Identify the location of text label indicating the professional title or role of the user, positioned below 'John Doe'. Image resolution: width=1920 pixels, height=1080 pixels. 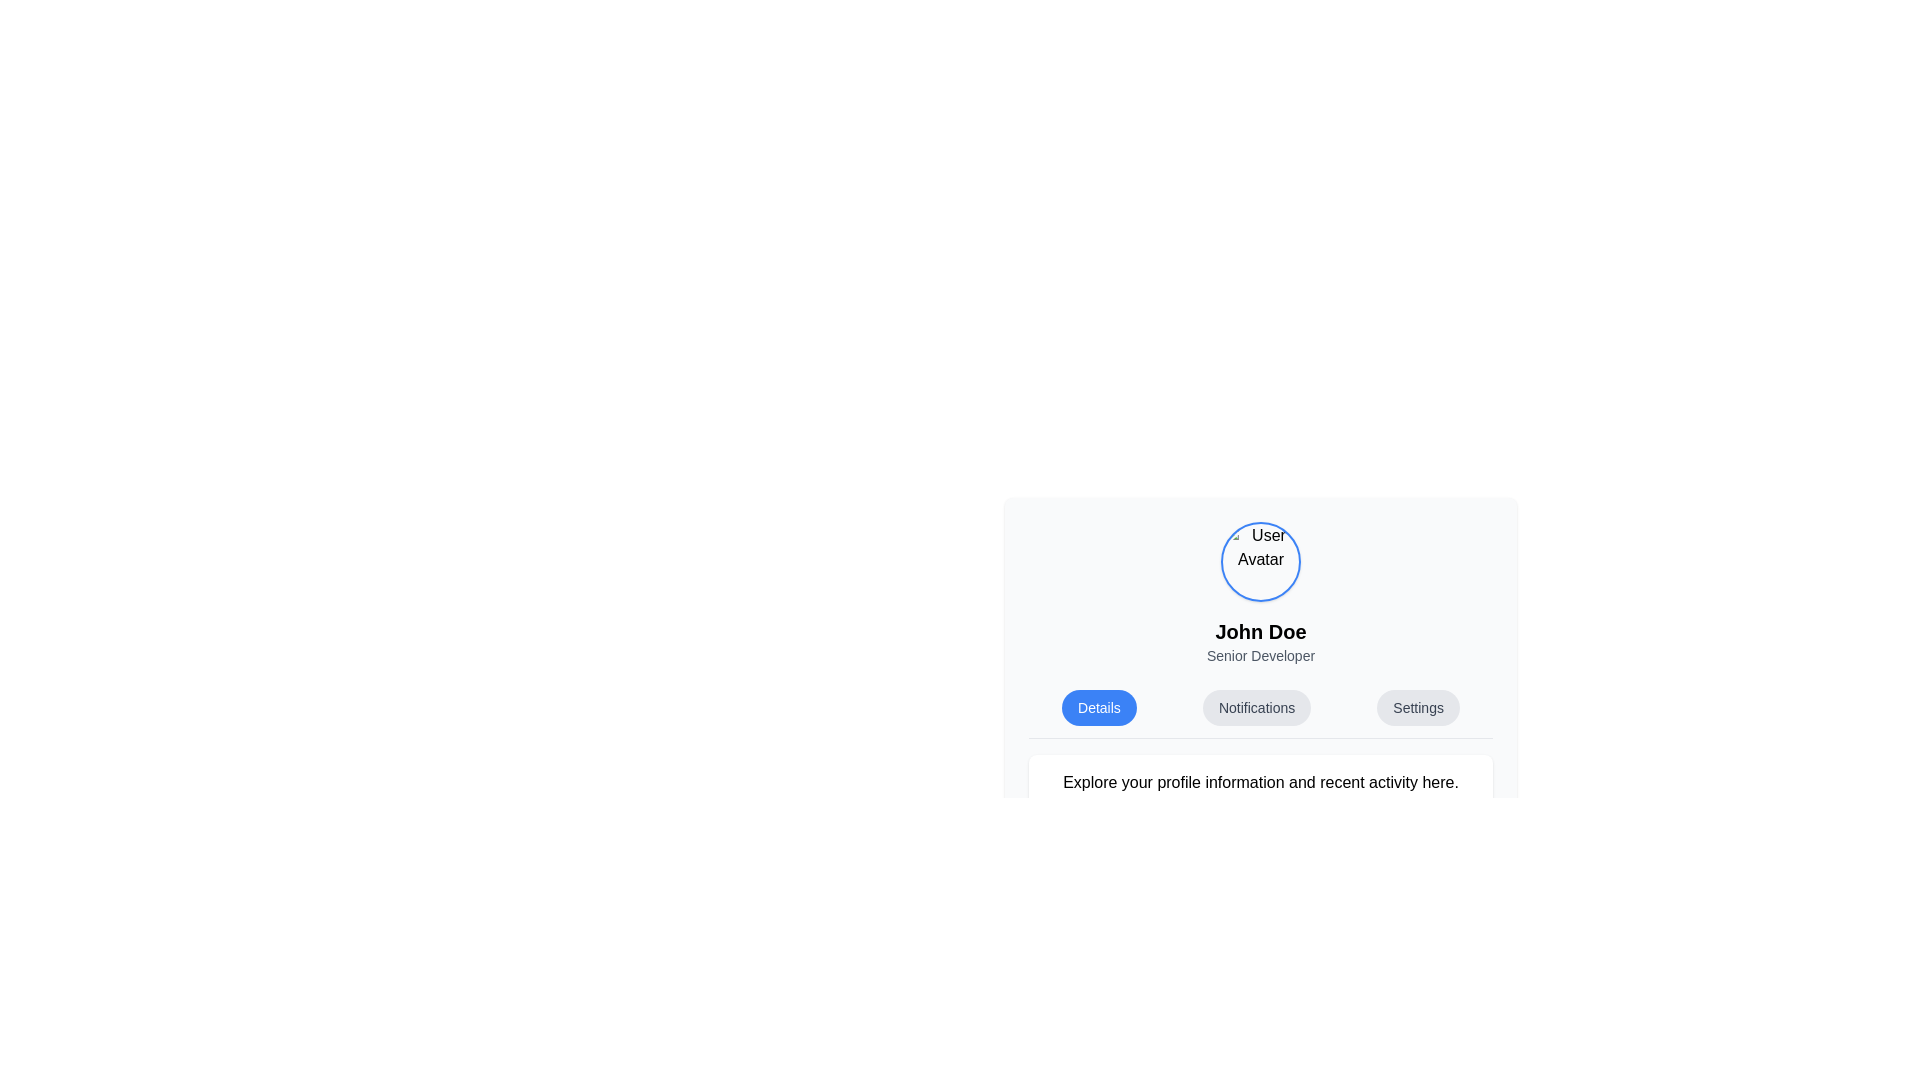
(1260, 655).